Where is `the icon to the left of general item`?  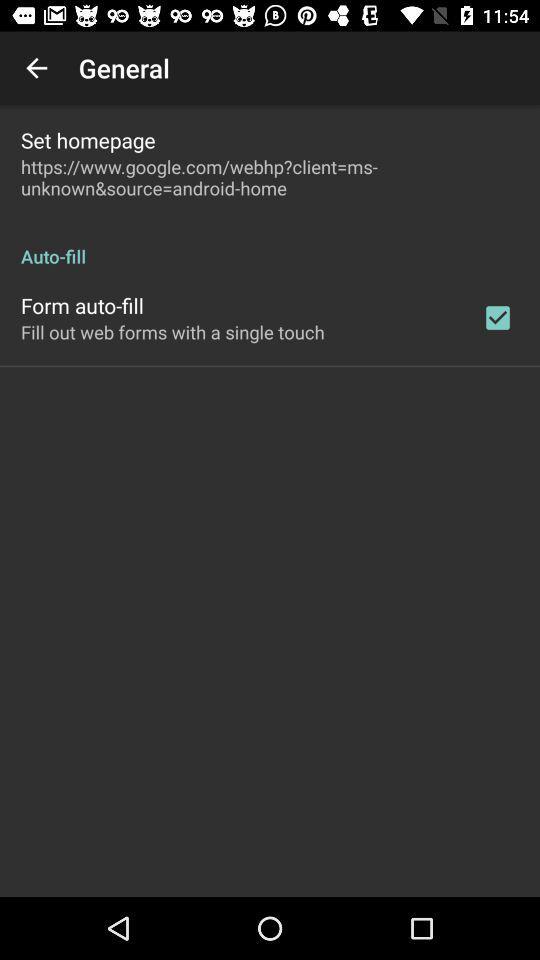
the icon to the left of general item is located at coordinates (36, 68).